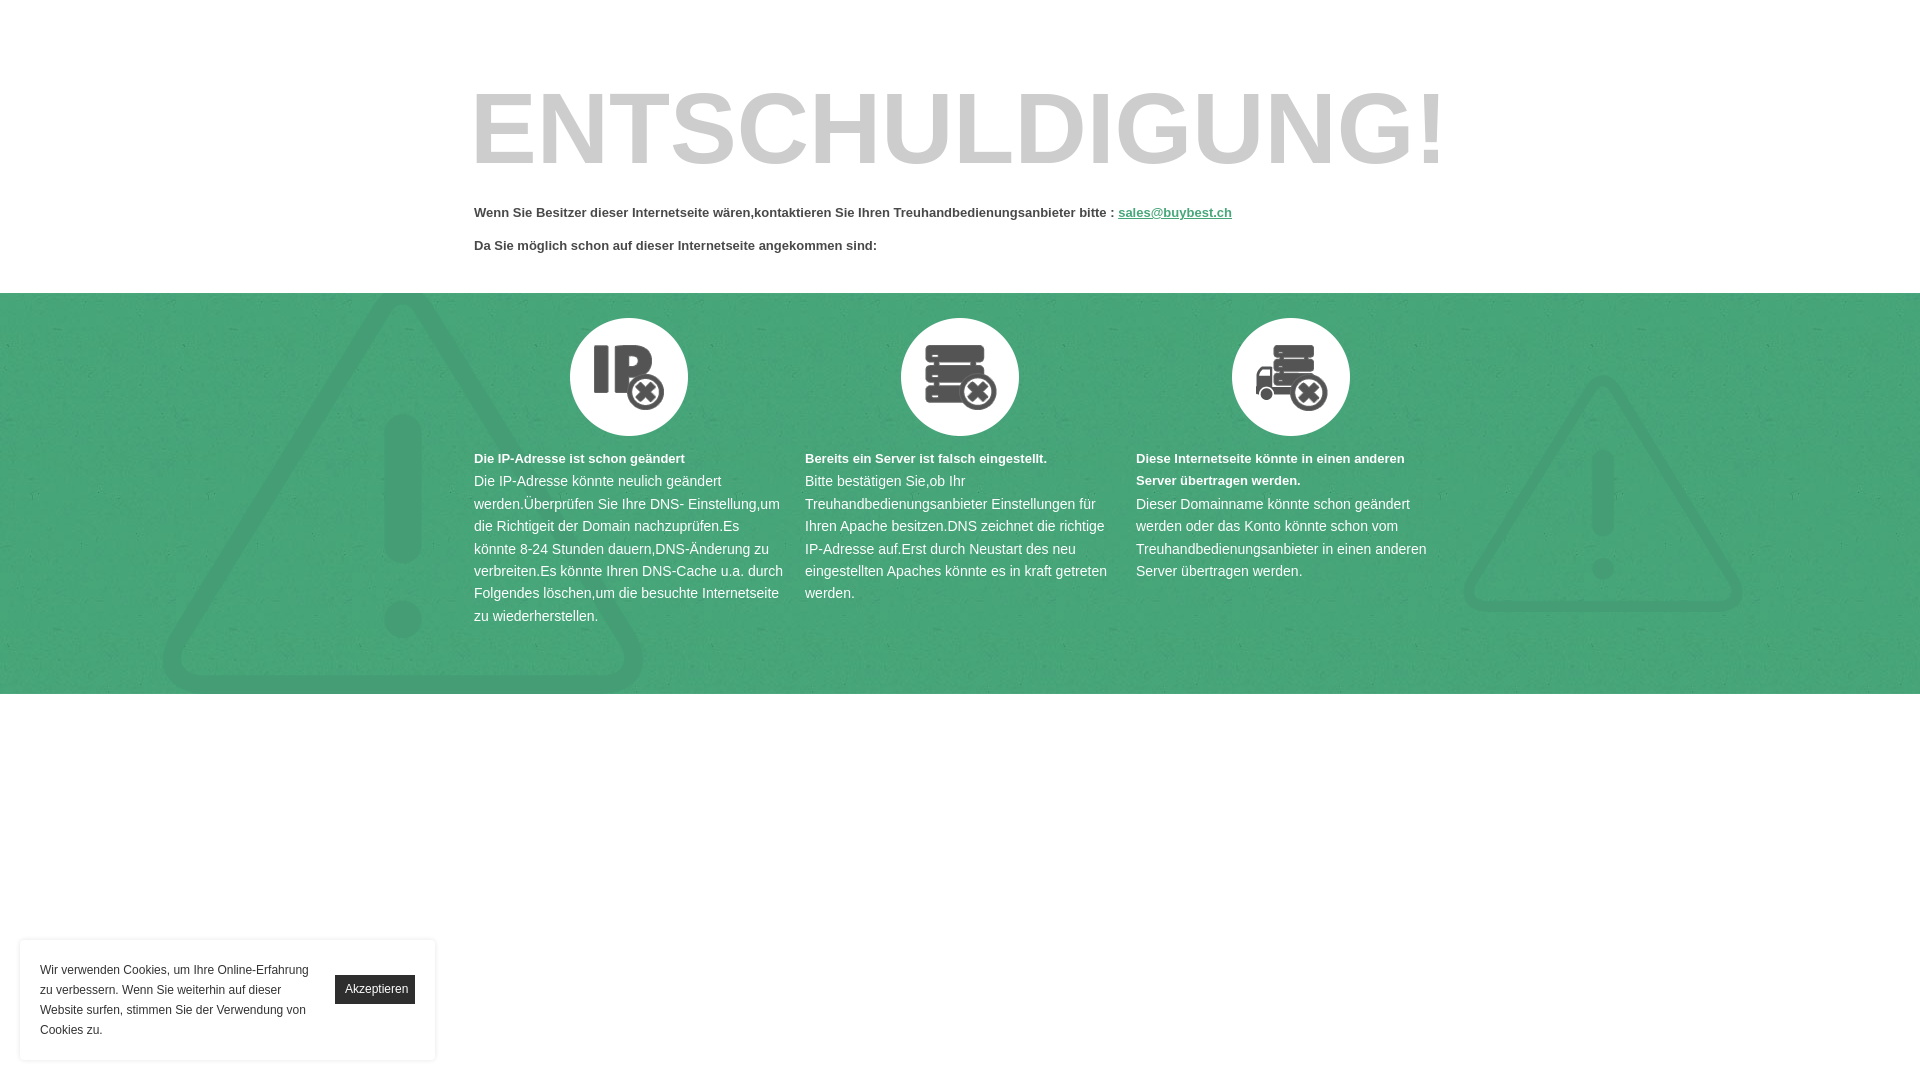  Describe the element at coordinates (1175, 212) in the screenshot. I see `'sales@buybest.ch'` at that location.